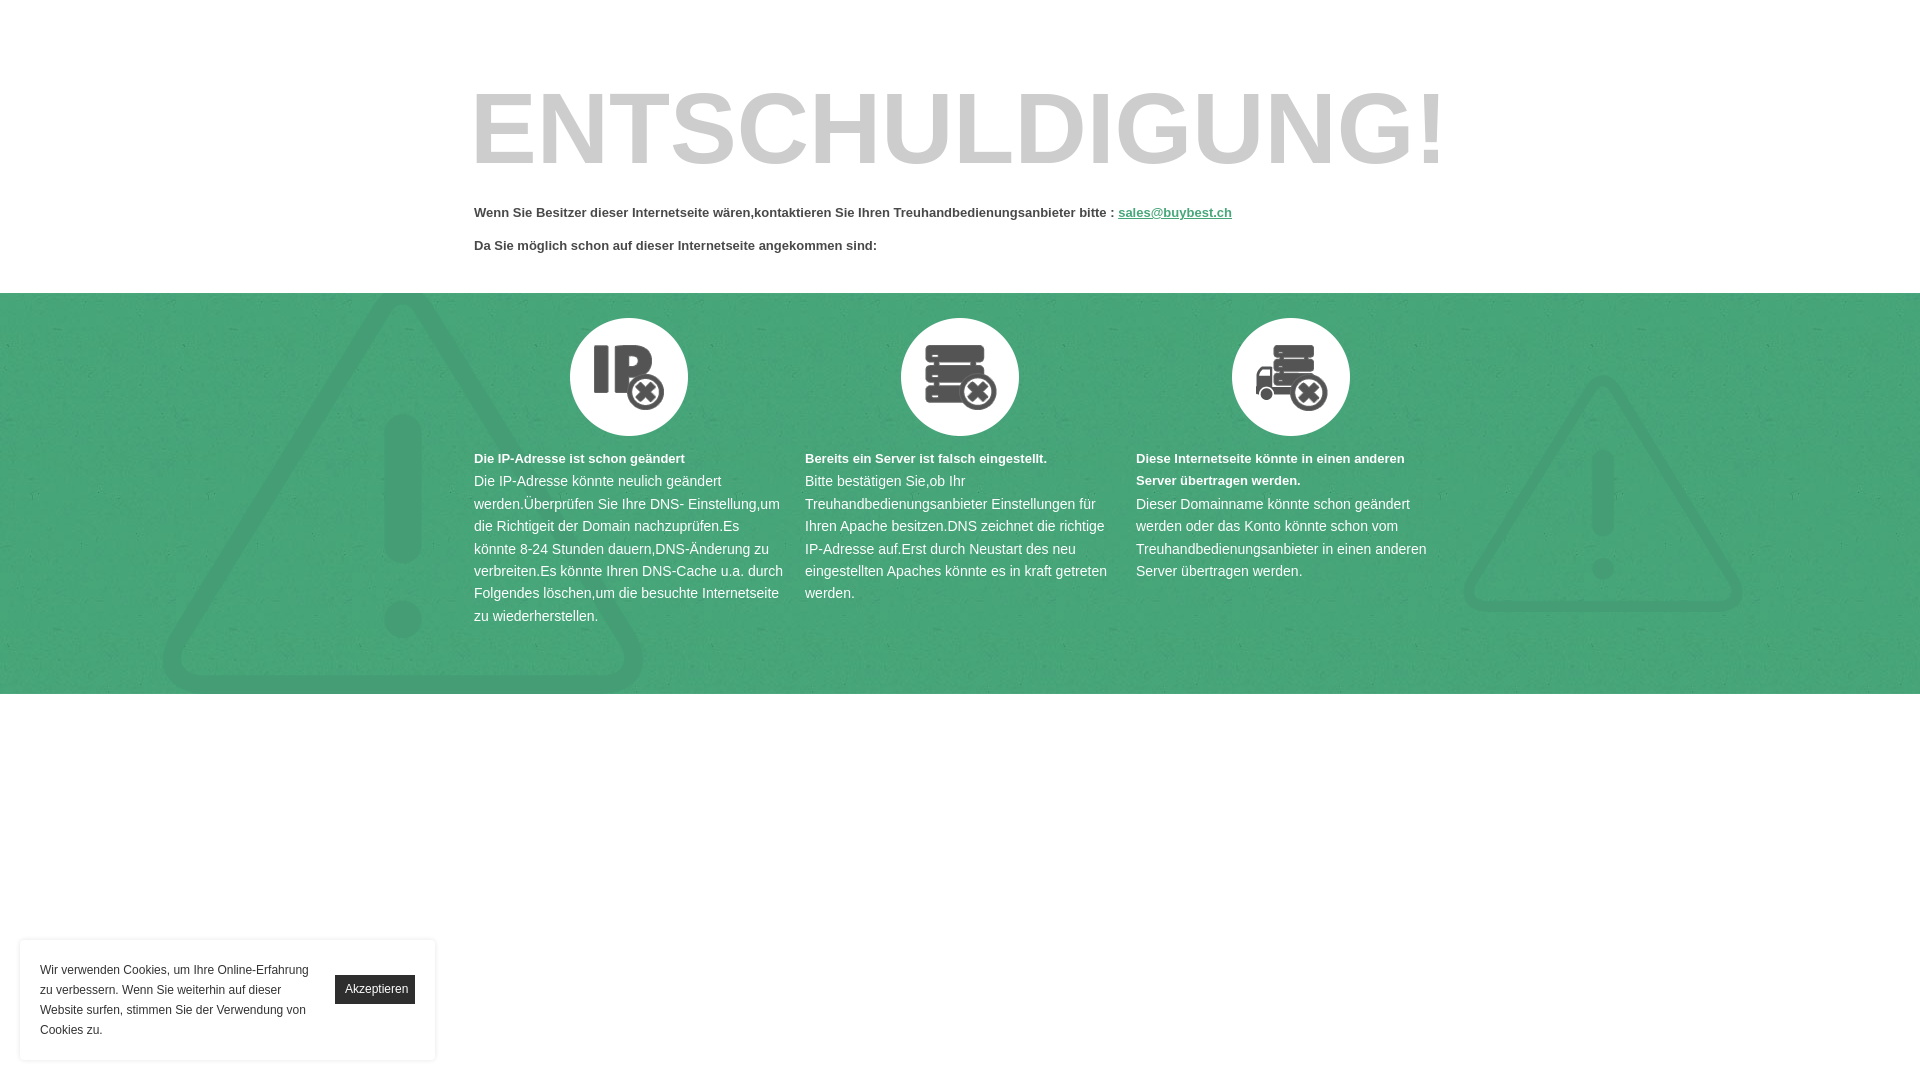  Describe the element at coordinates (1175, 212) in the screenshot. I see `'sales@buybest.ch'` at that location.